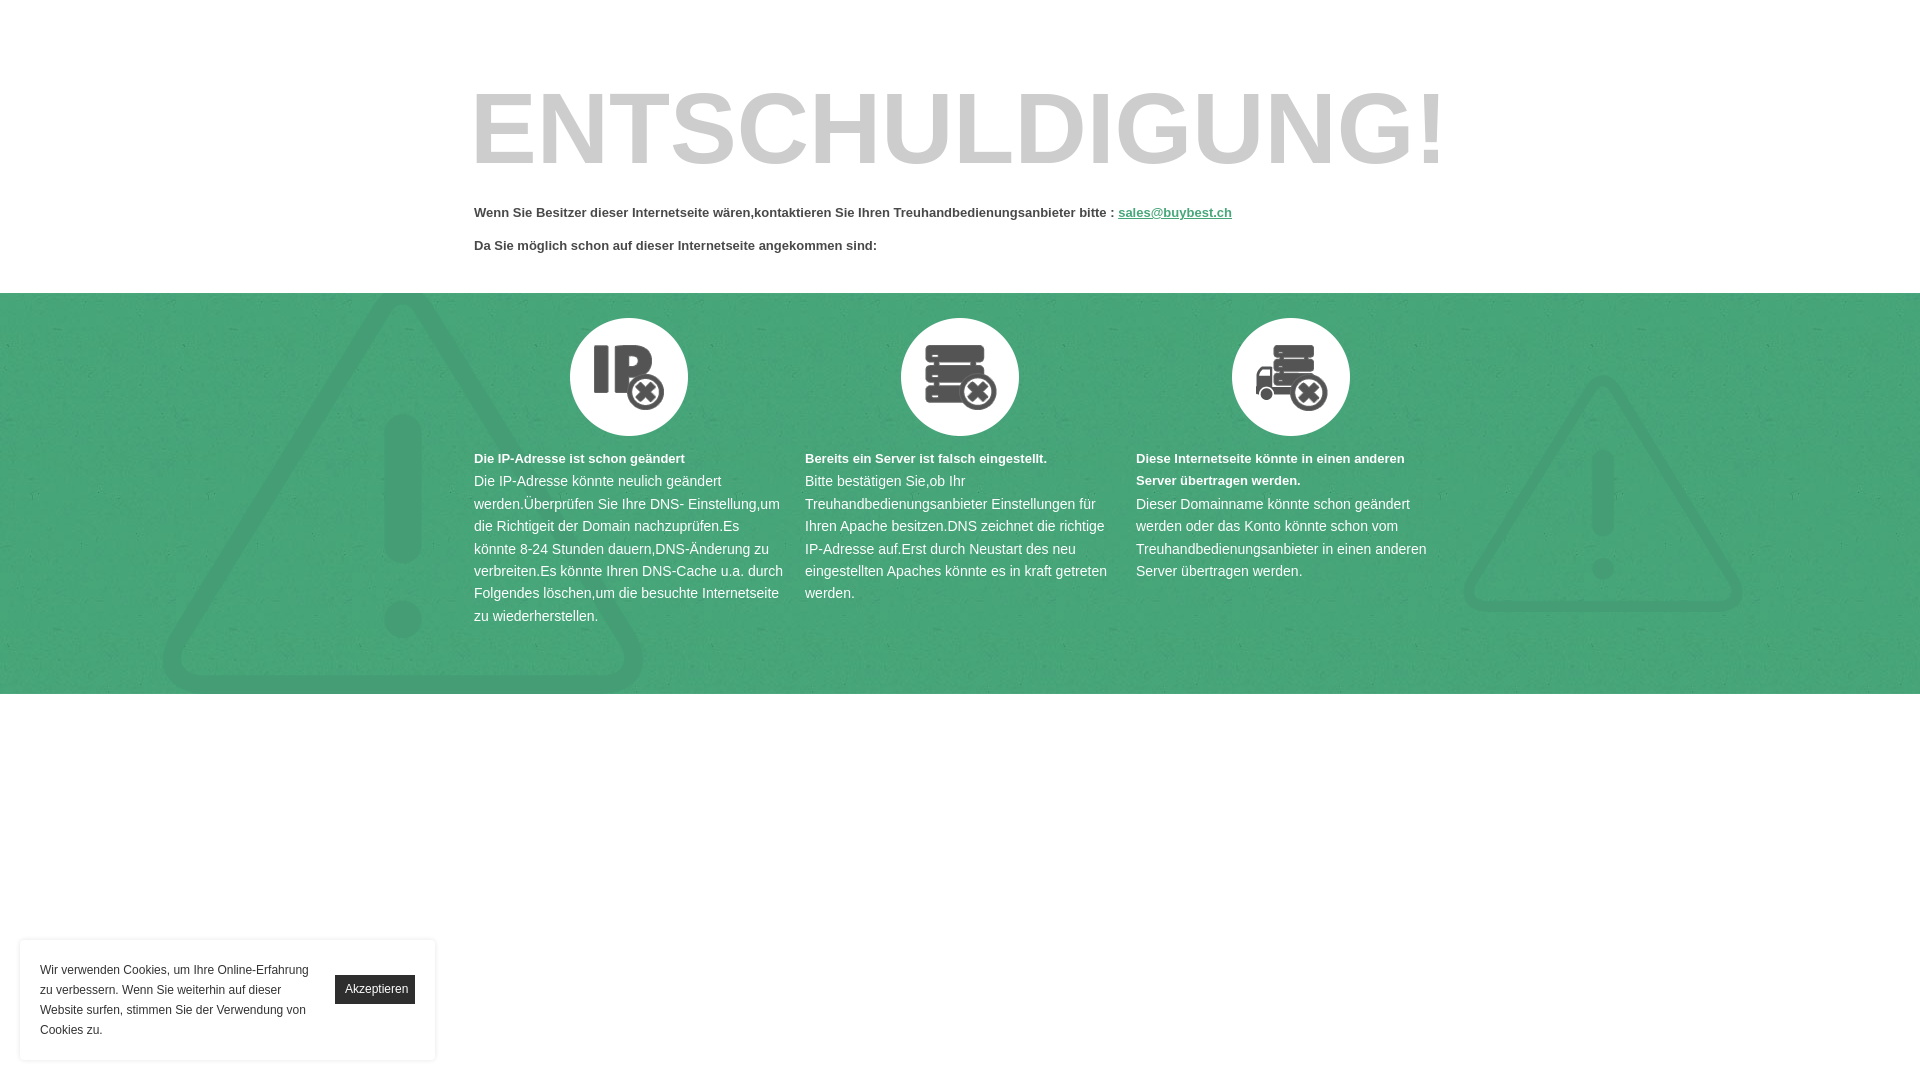  Describe the element at coordinates (1175, 212) in the screenshot. I see `'sales@buybest.ch'` at that location.